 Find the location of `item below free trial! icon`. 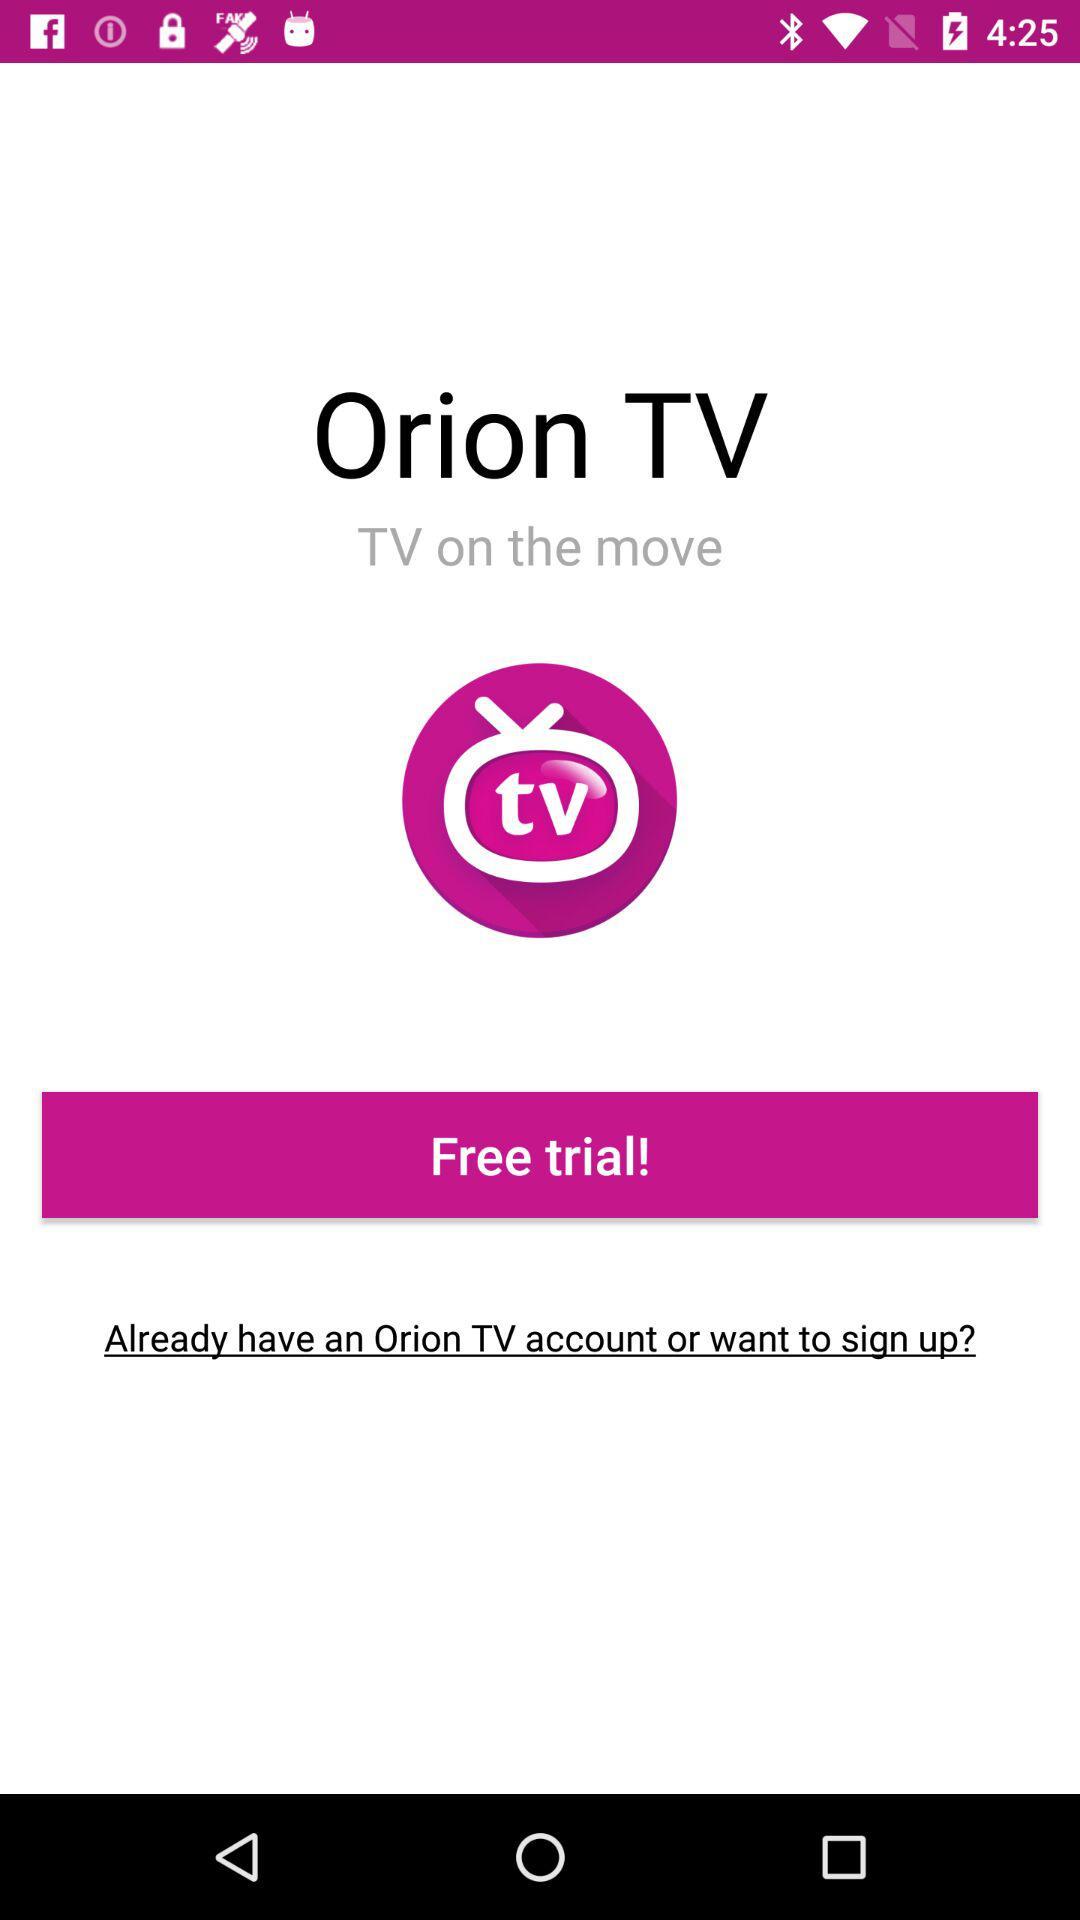

item below free trial! icon is located at coordinates (540, 1337).